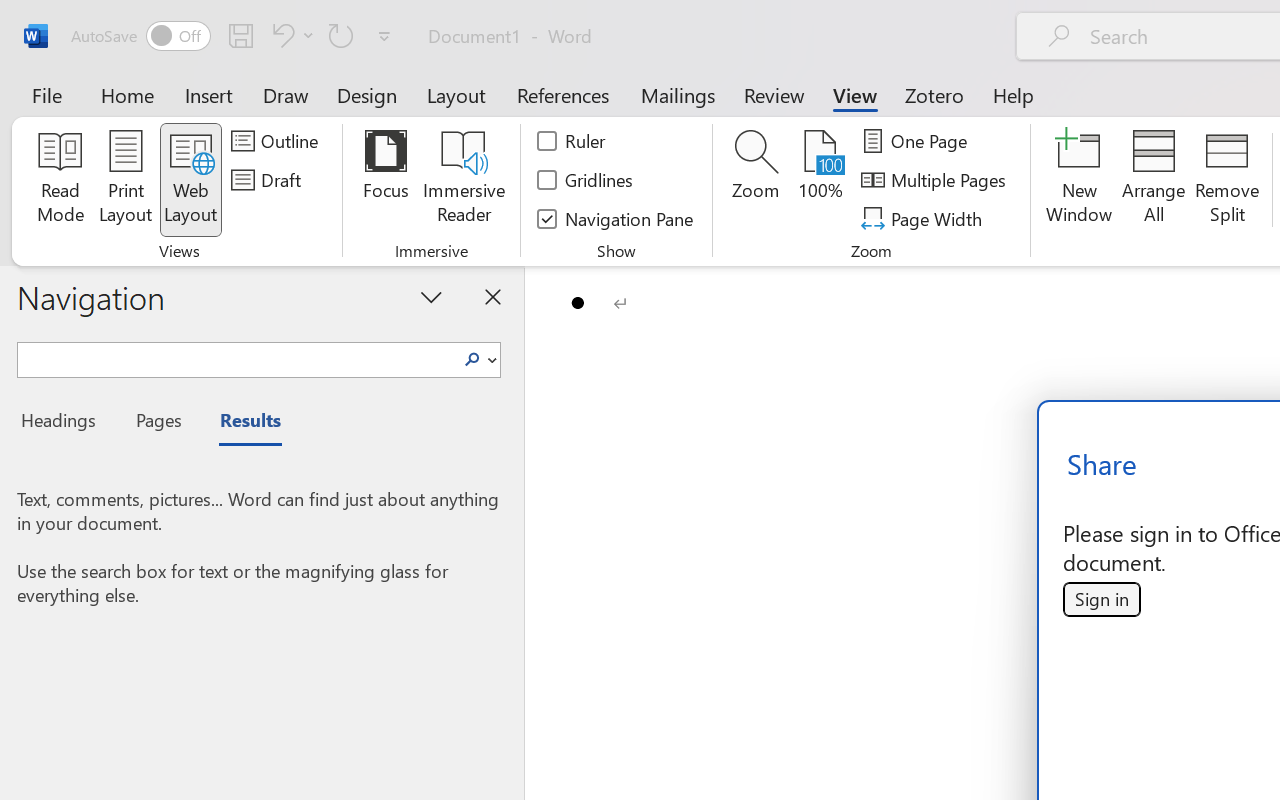 The height and width of the screenshot is (800, 1280). Describe the element at coordinates (571, 141) in the screenshot. I see `'Ruler'` at that location.